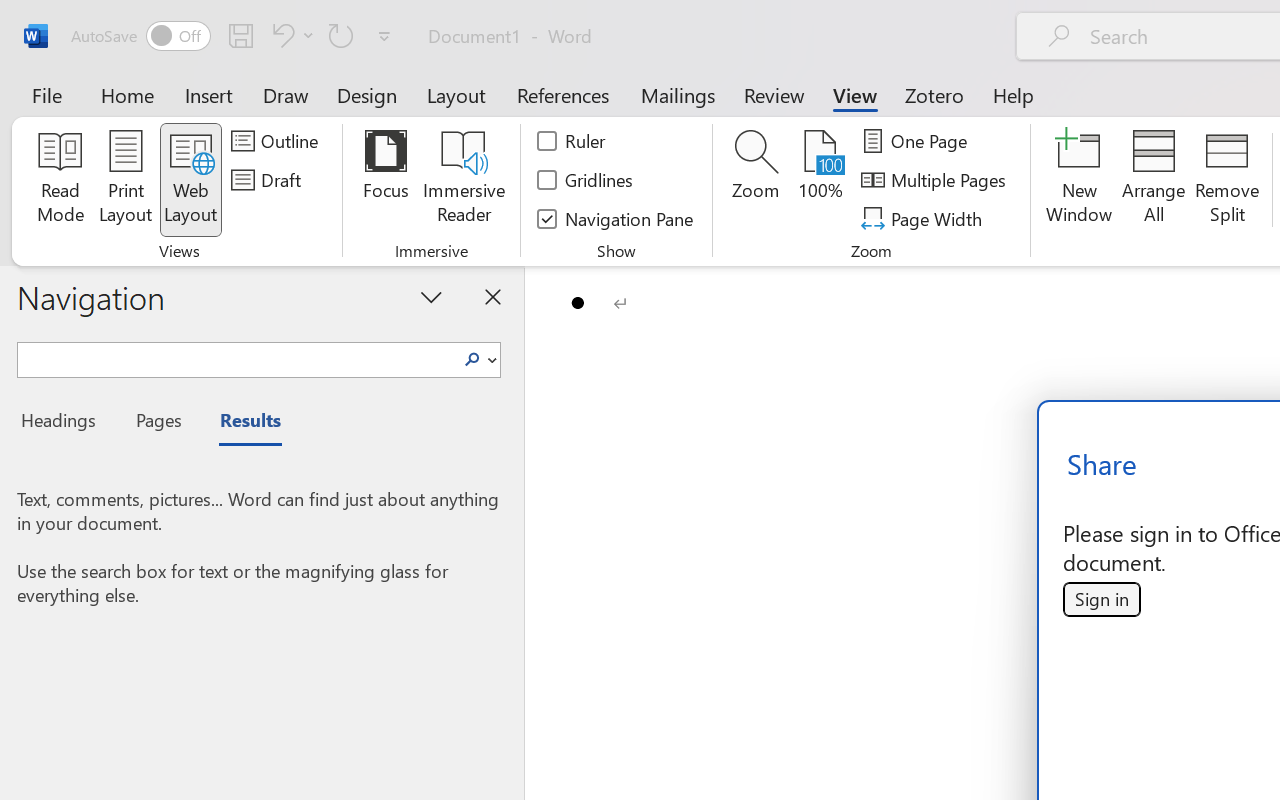 The height and width of the screenshot is (800, 1280). Describe the element at coordinates (571, 141) in the screenshot. I see `'Ruler'` at that location.